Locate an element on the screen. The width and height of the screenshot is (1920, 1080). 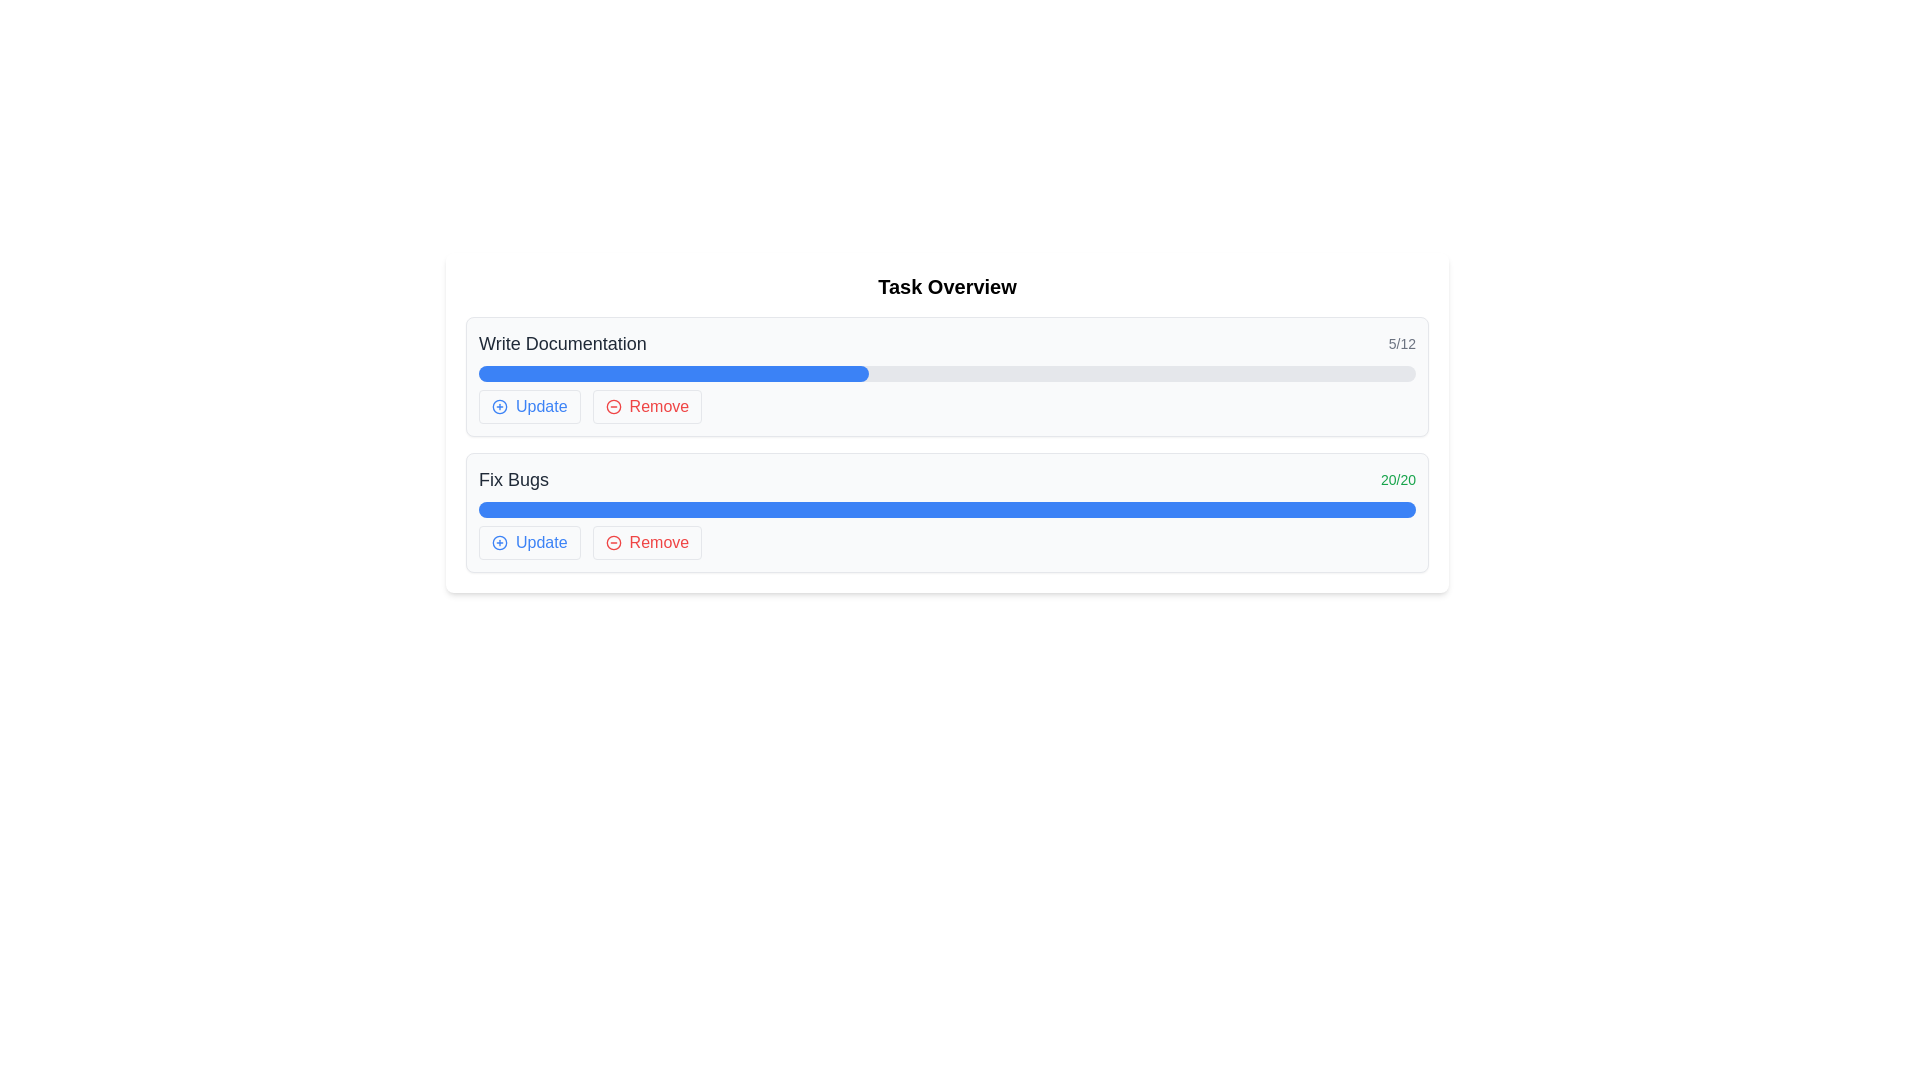
the 'Update' button, which is visually represented by a Circle Plus SVG icon to the left of the 'Update' text, located in the 'Fix Bugs' section of the task list is located at coordinates (499, 543).